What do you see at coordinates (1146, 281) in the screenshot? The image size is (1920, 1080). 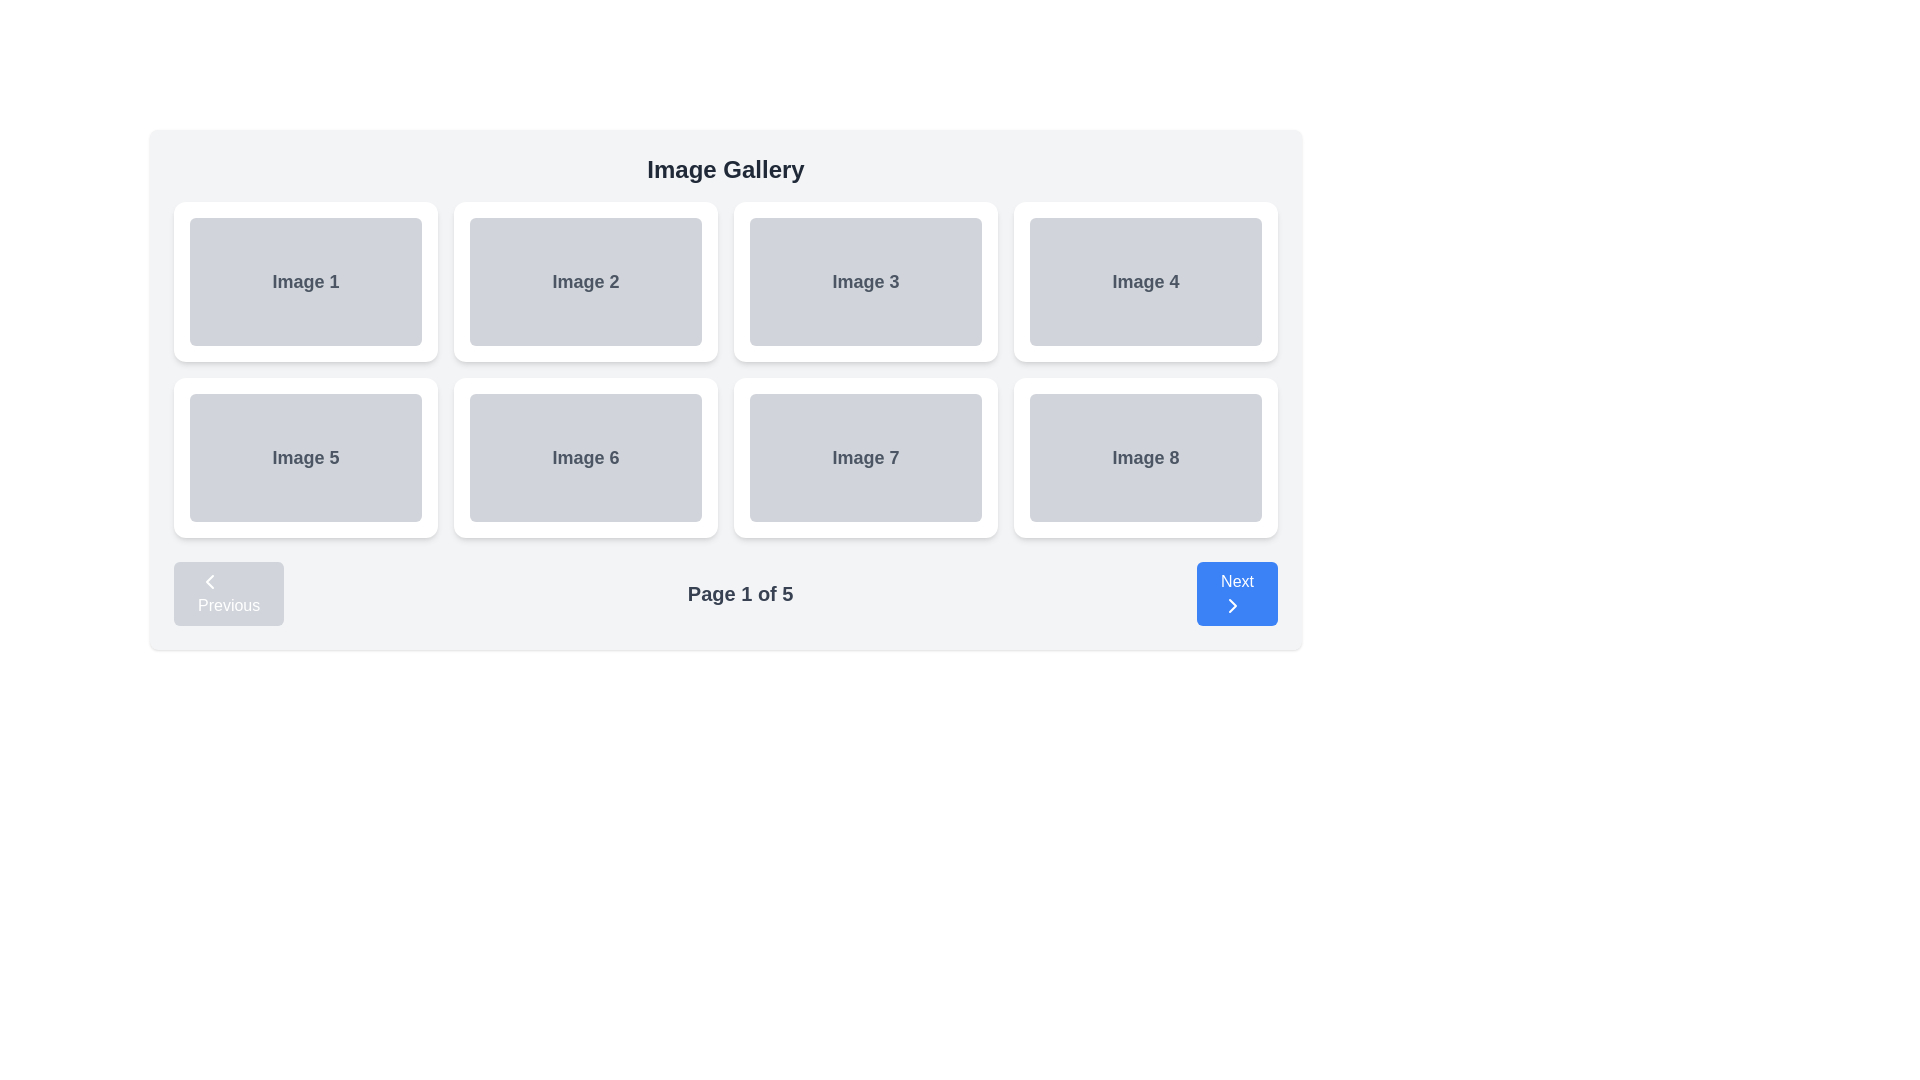 I see `the gallery item labeled 'Image 4' by clicking on the card located in the first row of the 4x2 grid layout` at bounding box center [1146, 281].